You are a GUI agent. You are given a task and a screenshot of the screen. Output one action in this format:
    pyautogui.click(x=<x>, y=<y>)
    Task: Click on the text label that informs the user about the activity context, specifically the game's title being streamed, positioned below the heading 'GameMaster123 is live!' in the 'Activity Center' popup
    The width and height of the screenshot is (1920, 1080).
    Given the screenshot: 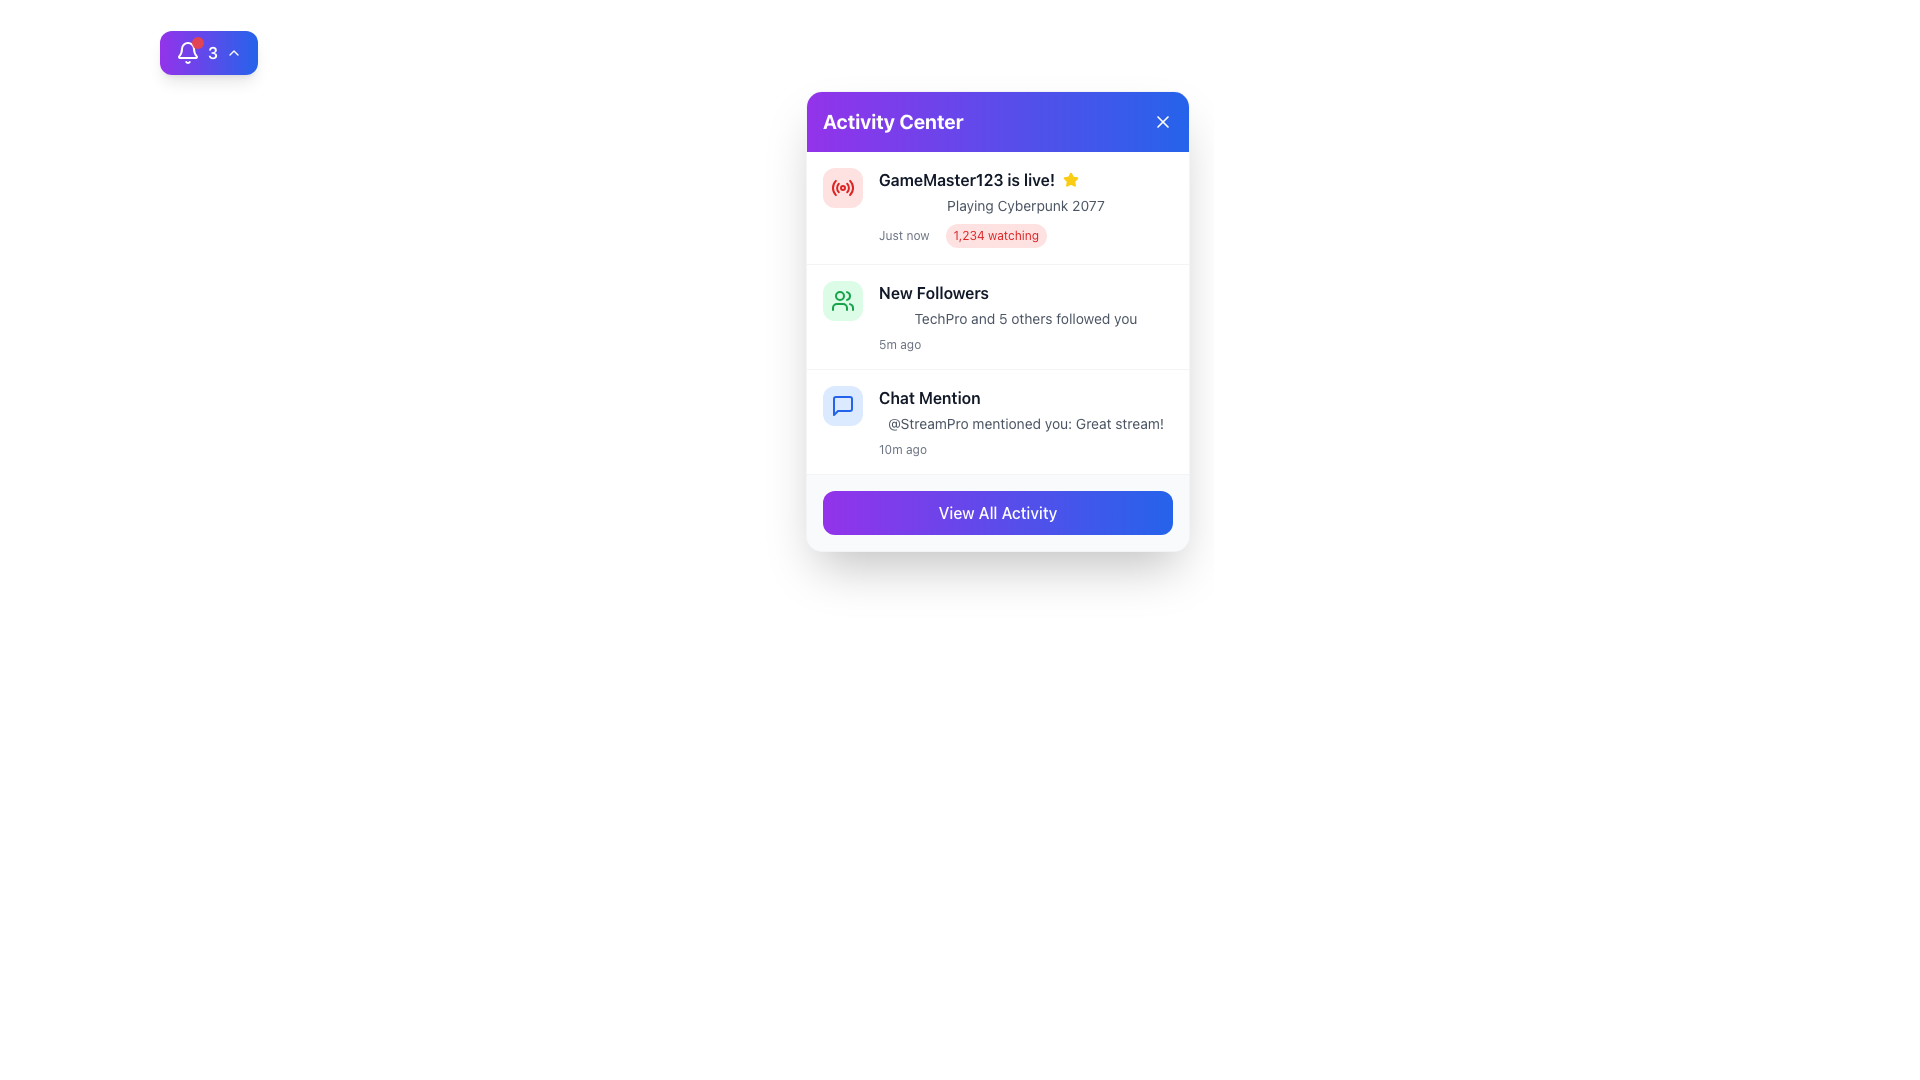 What is the action you would take?
    pyautogui.click(x=1026, y=205)
    